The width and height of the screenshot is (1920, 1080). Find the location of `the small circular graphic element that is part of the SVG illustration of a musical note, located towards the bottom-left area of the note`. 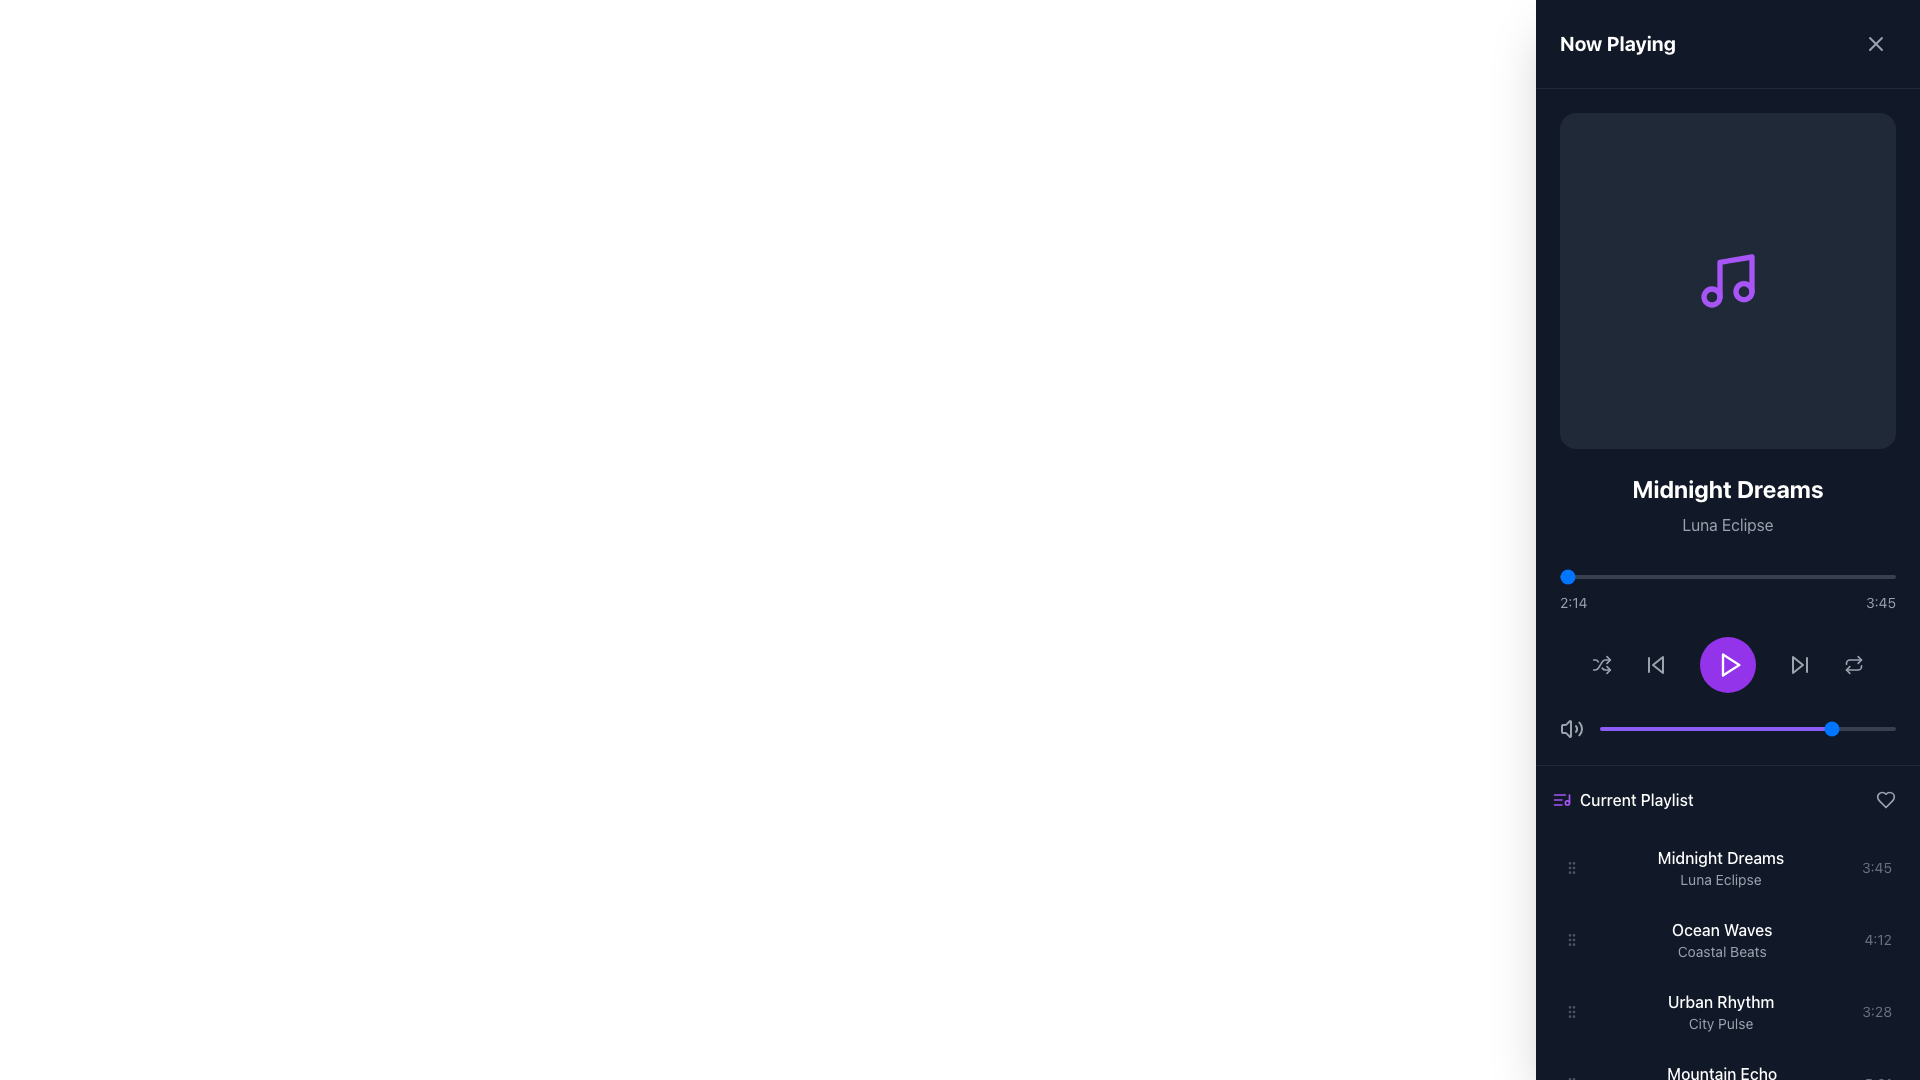

the small circular graphic element that is part of the SVG illustration of a musical note, located towards the bottom-left area of the note is located at coordinates (1711, 297).